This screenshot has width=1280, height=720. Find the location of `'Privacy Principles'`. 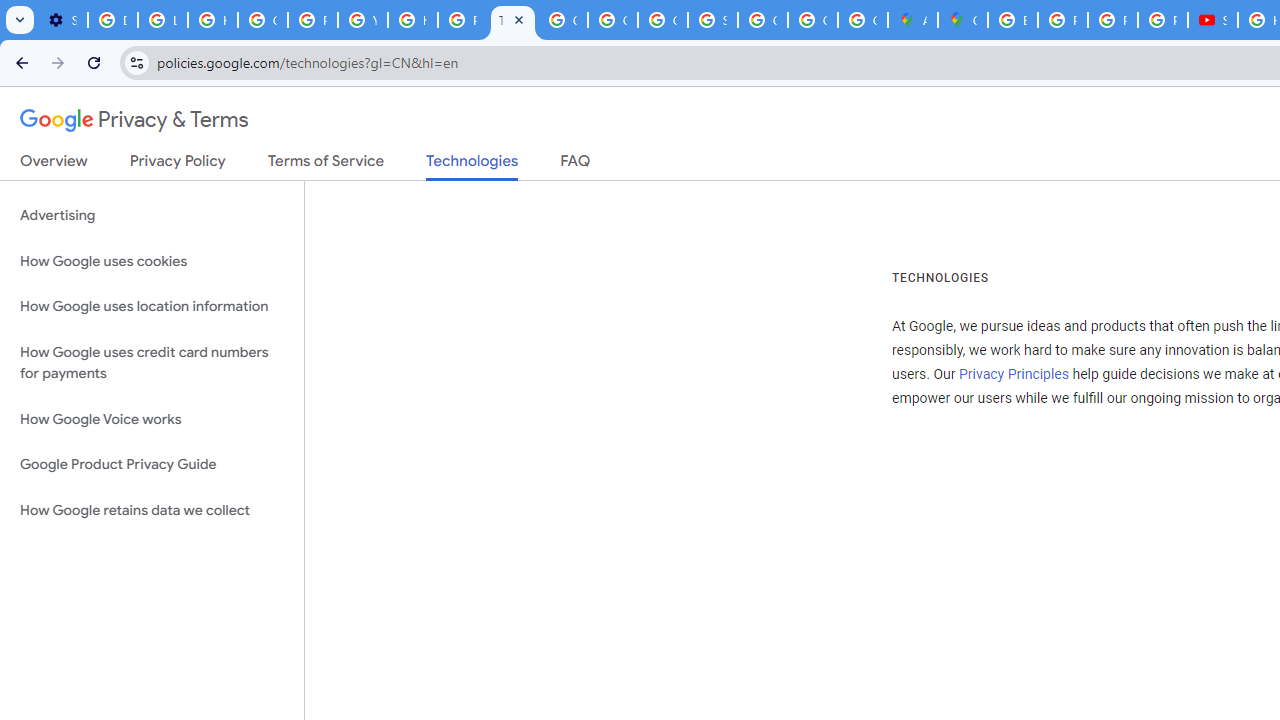

'Privacy Principles' is located at coordinates (1013, 374).